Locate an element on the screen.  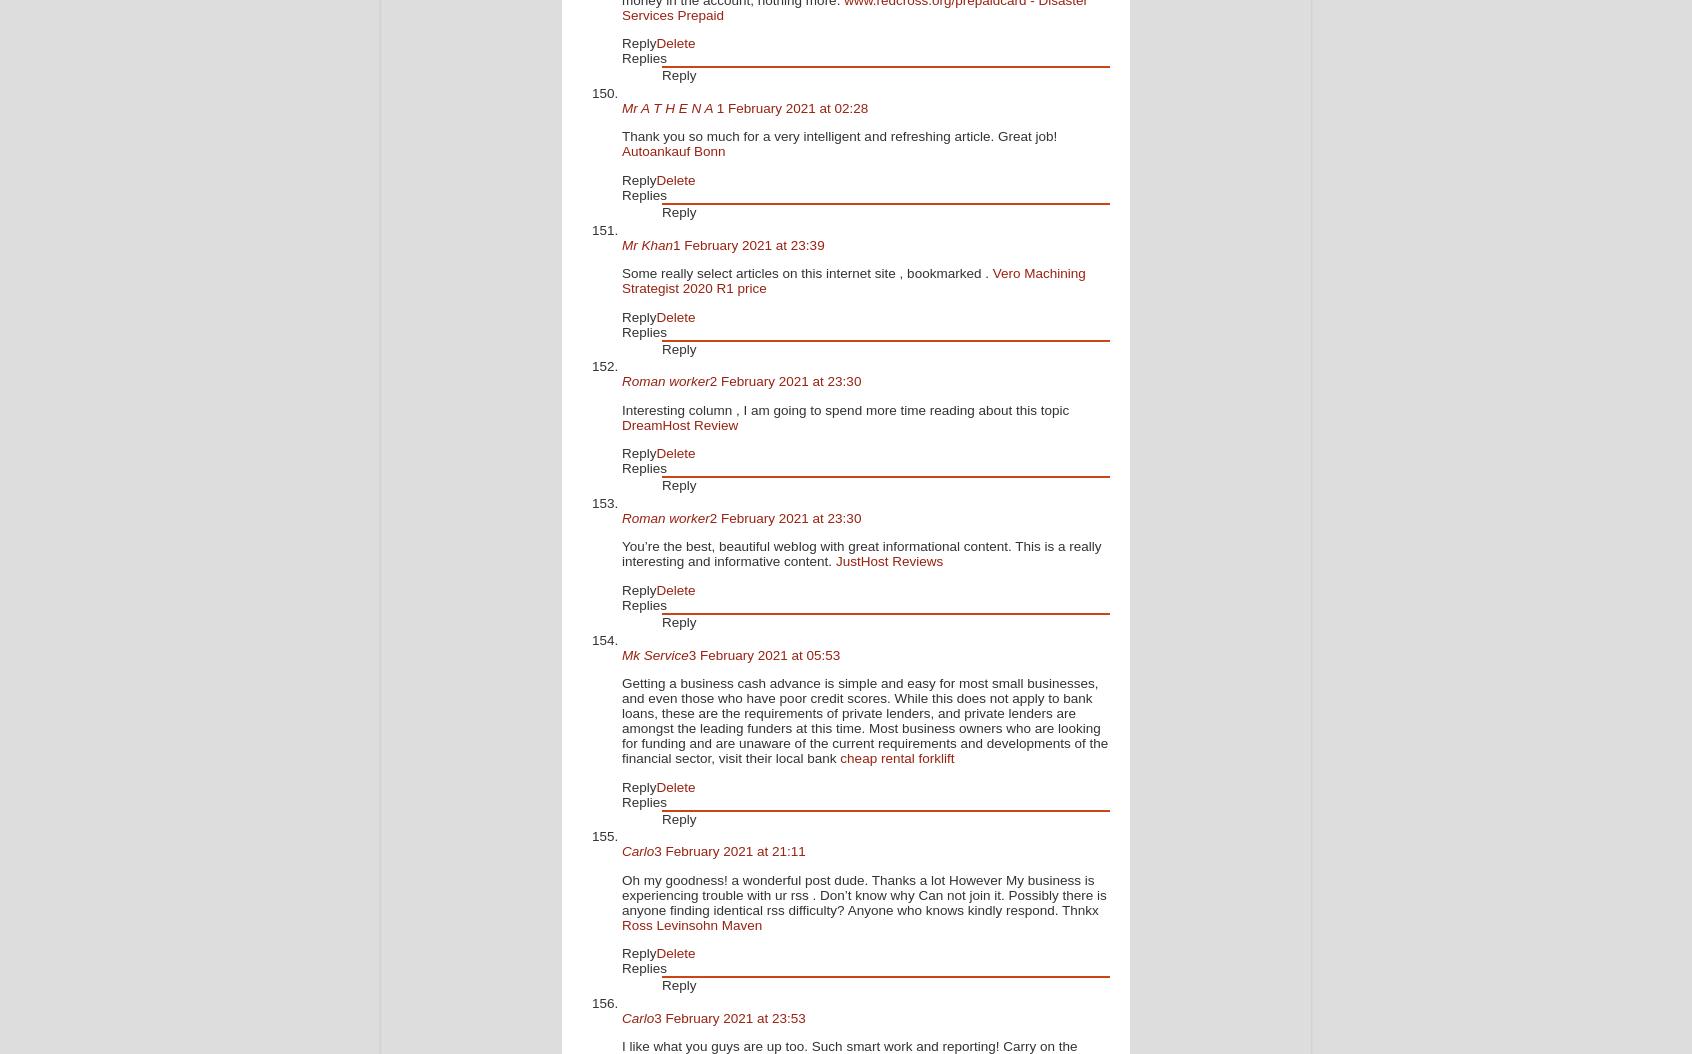
'Getting a business cash advance is simple and easy for most small businesses, and even those who have poor credit scores. While this does not apply to bank loans, these are the requirements of private lenders, and private lenders are amongst the leading funders at this time. Most business owners who are looking for funding and are unaware of the current requirements and developments of the financial sector, visit their local bank' is located at coordinates (863, 720).